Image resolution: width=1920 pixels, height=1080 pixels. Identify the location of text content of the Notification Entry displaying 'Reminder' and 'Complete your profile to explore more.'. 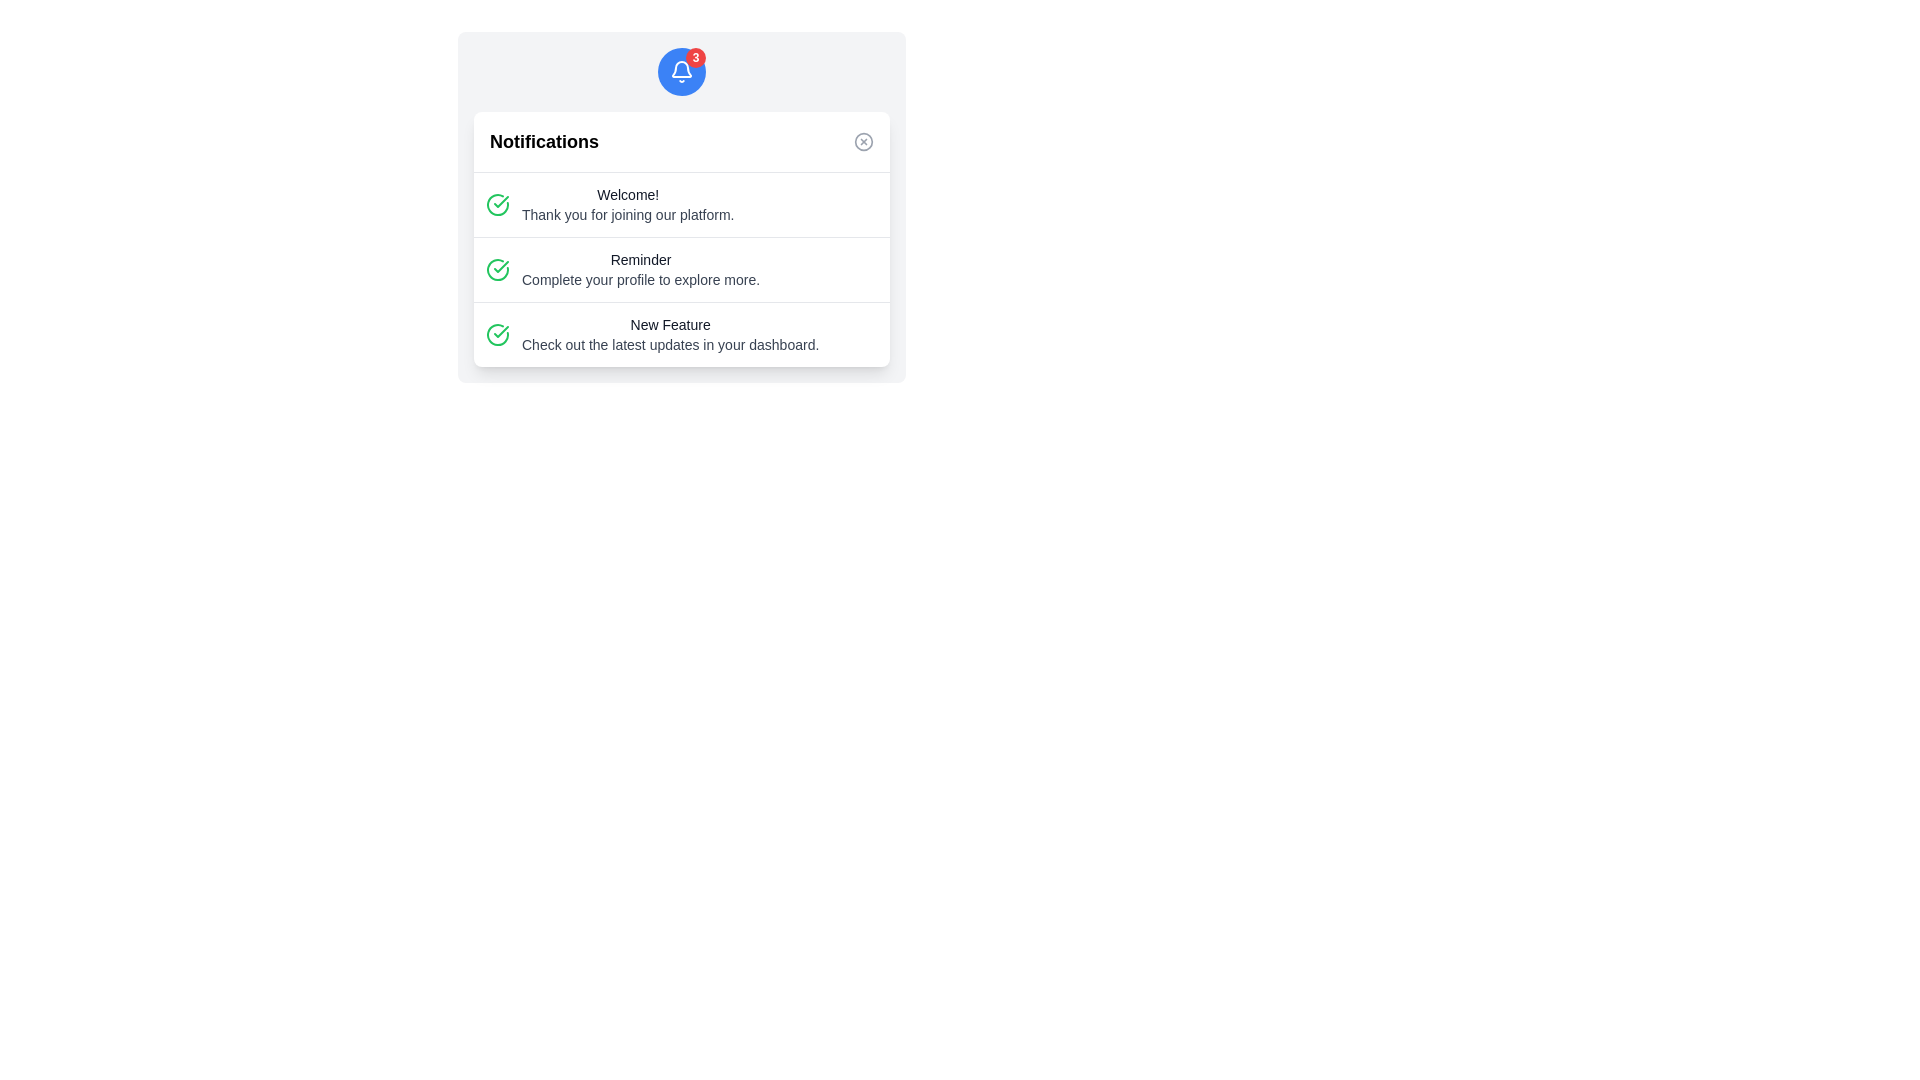
(681, 268).